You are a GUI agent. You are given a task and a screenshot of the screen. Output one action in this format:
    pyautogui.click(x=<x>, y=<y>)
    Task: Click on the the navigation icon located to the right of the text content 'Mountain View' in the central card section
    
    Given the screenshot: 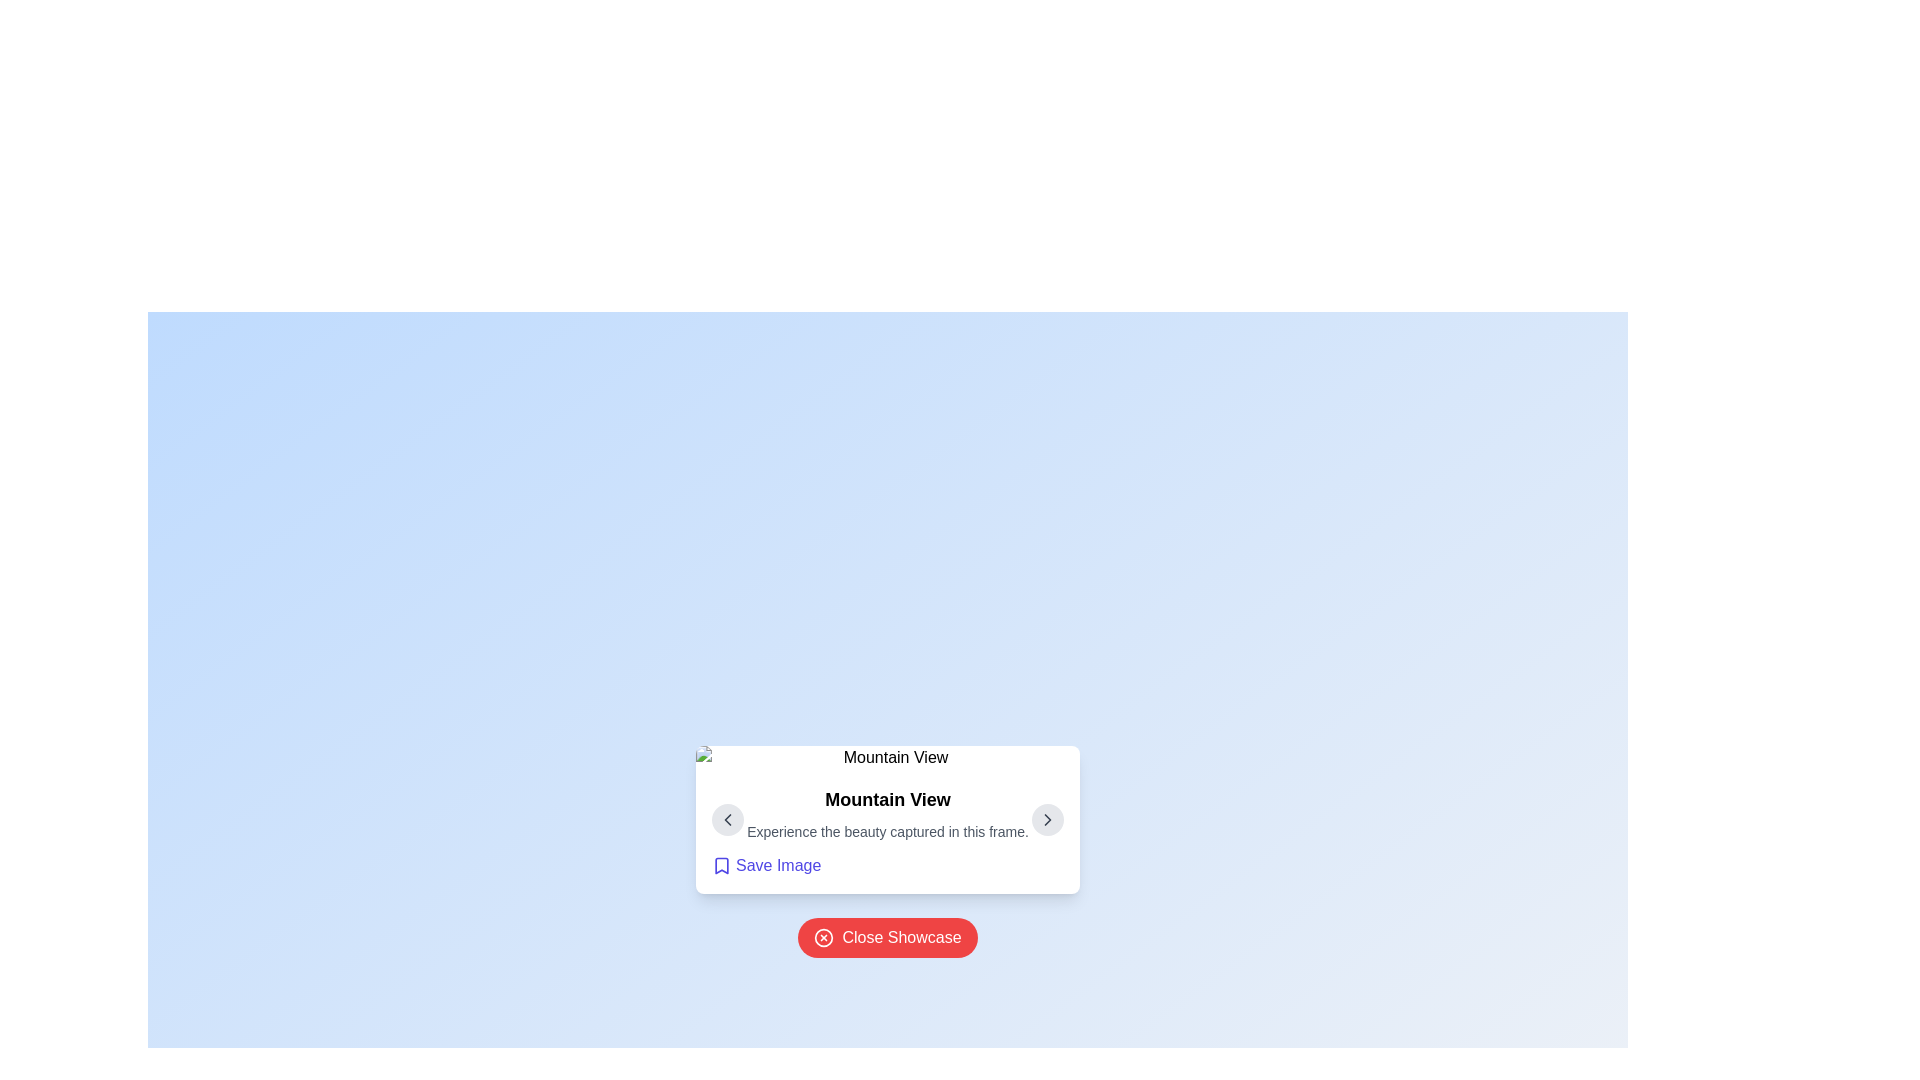 What is the action you would take?
    pyautogui.click(x=1046, y=820)
    